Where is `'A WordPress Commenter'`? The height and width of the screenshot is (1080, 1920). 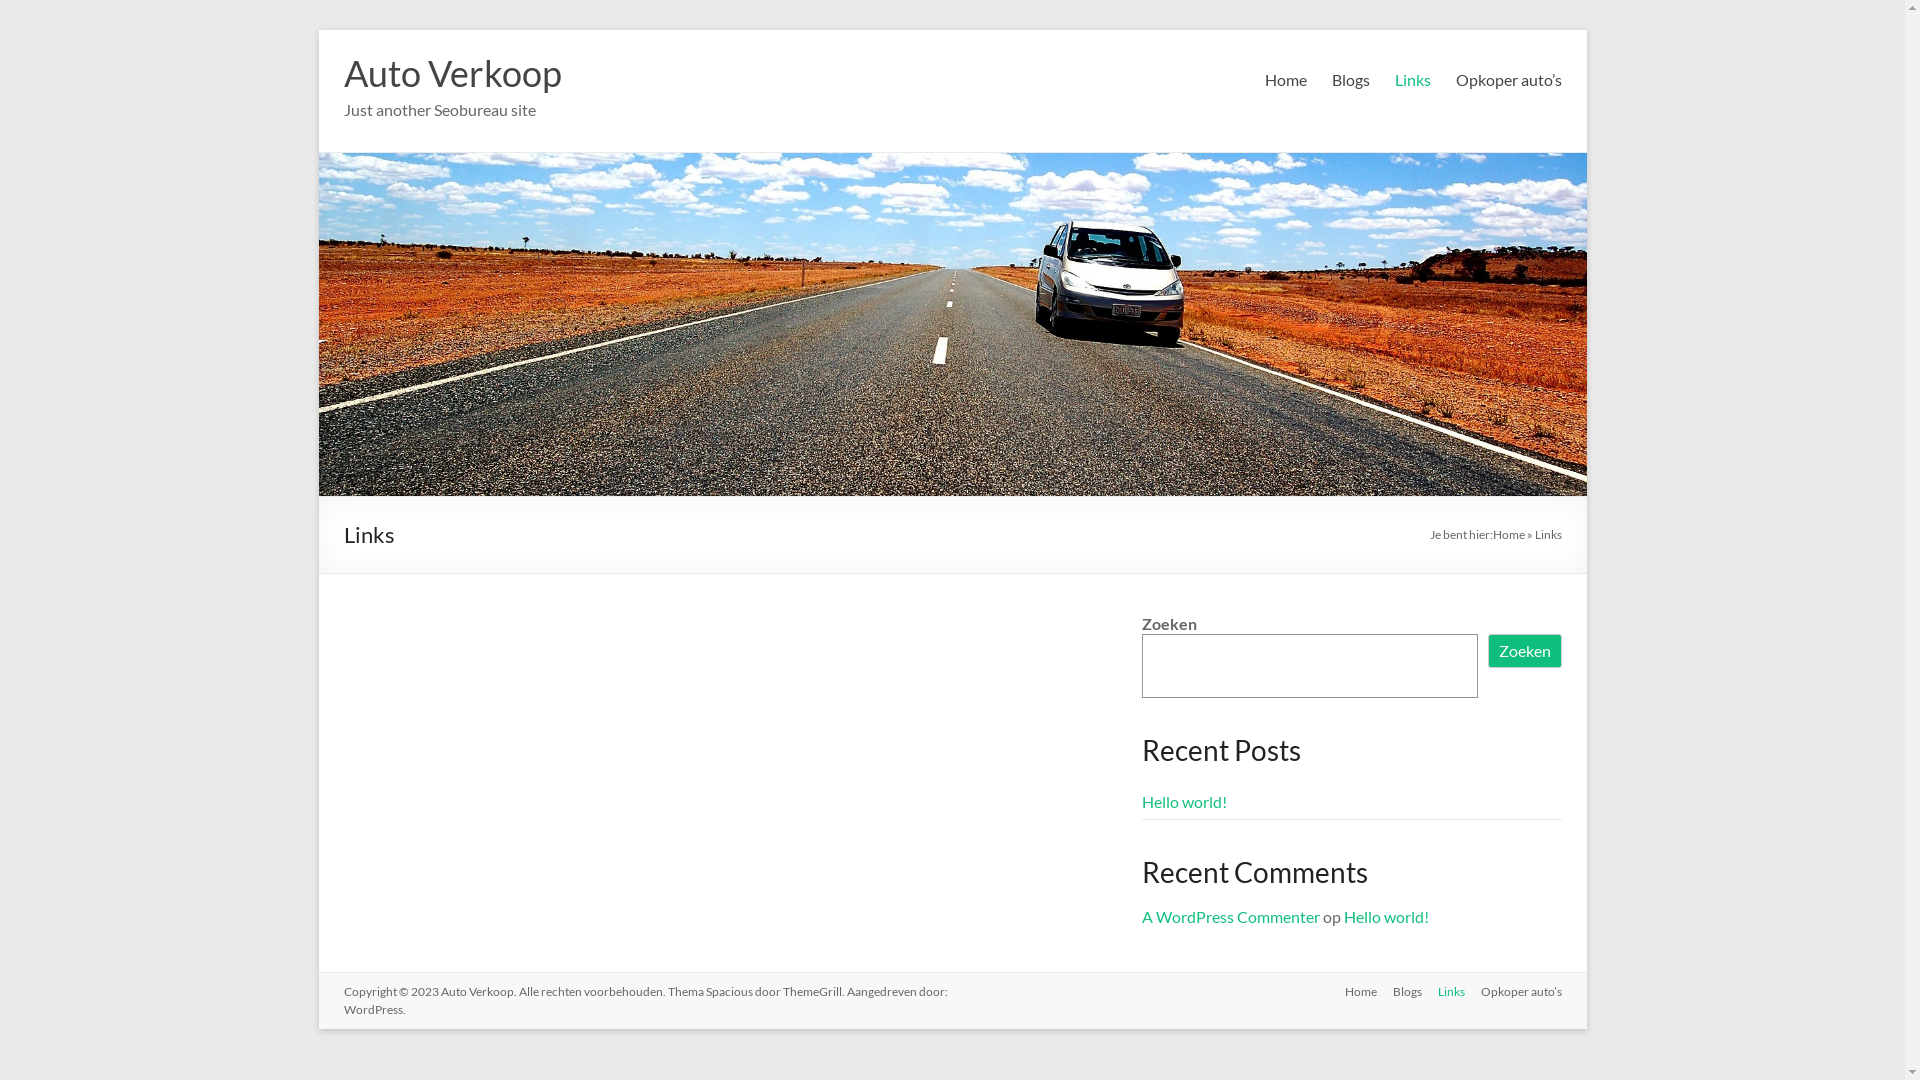 'A WordPress Commenter' is located at coordinates (1229, 916).